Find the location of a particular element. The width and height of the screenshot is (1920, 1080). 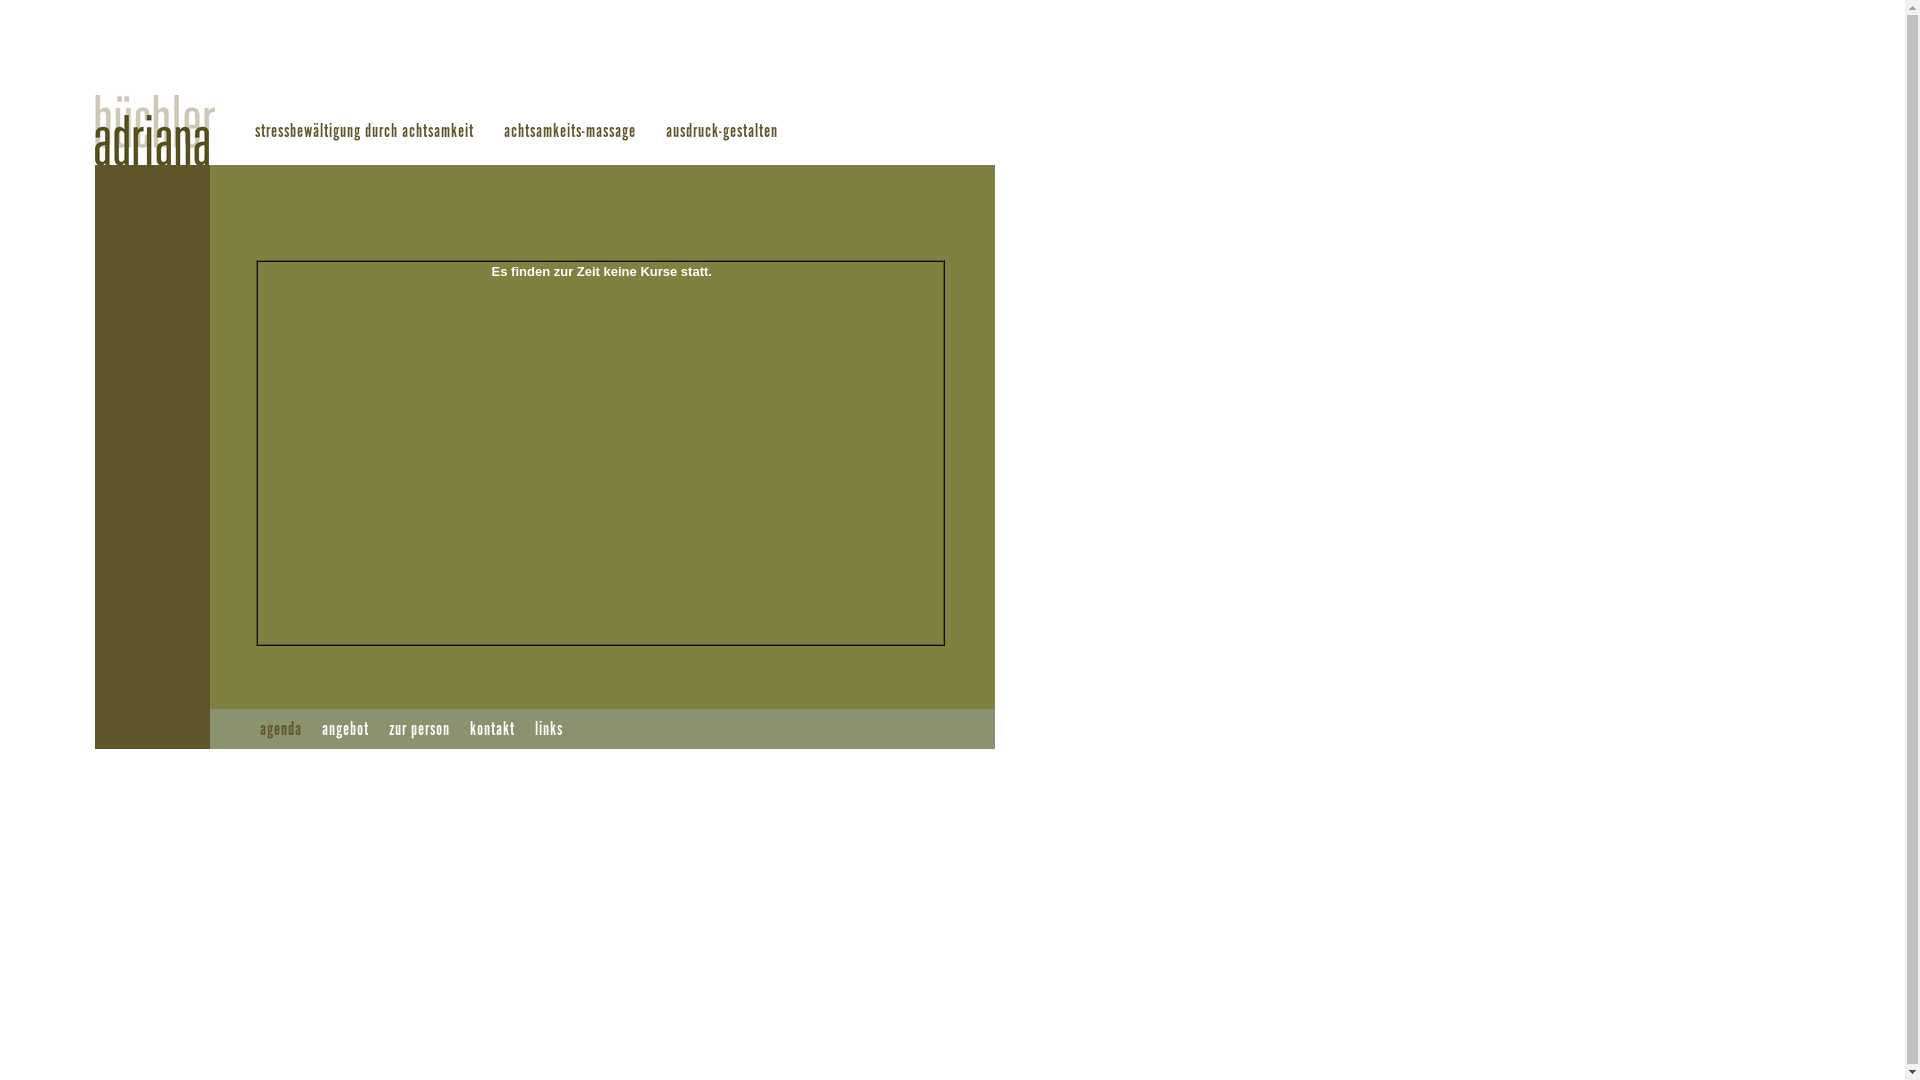

'zur person' is located at coordinates (418, 729).